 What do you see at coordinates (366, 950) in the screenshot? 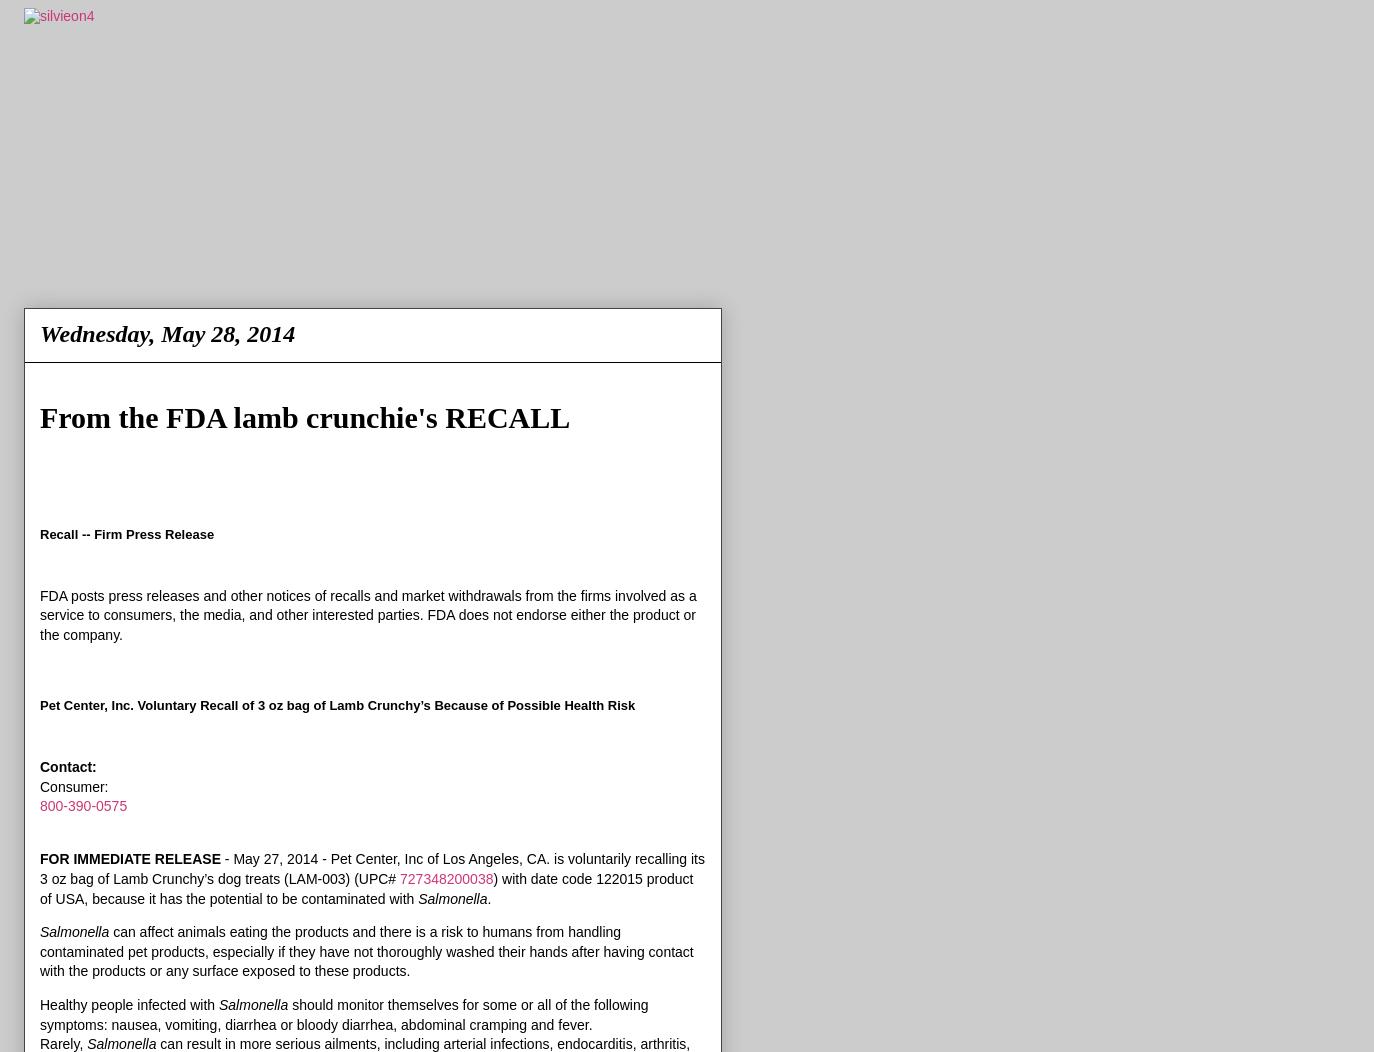
I see `'can affect animals eating the products and there is a risk to humans from handling contaminated pet products, especially if they have not thoroughly washed their hands after having contact with the products or any surface exposed to these products.'` at bounding box center [366, 950].